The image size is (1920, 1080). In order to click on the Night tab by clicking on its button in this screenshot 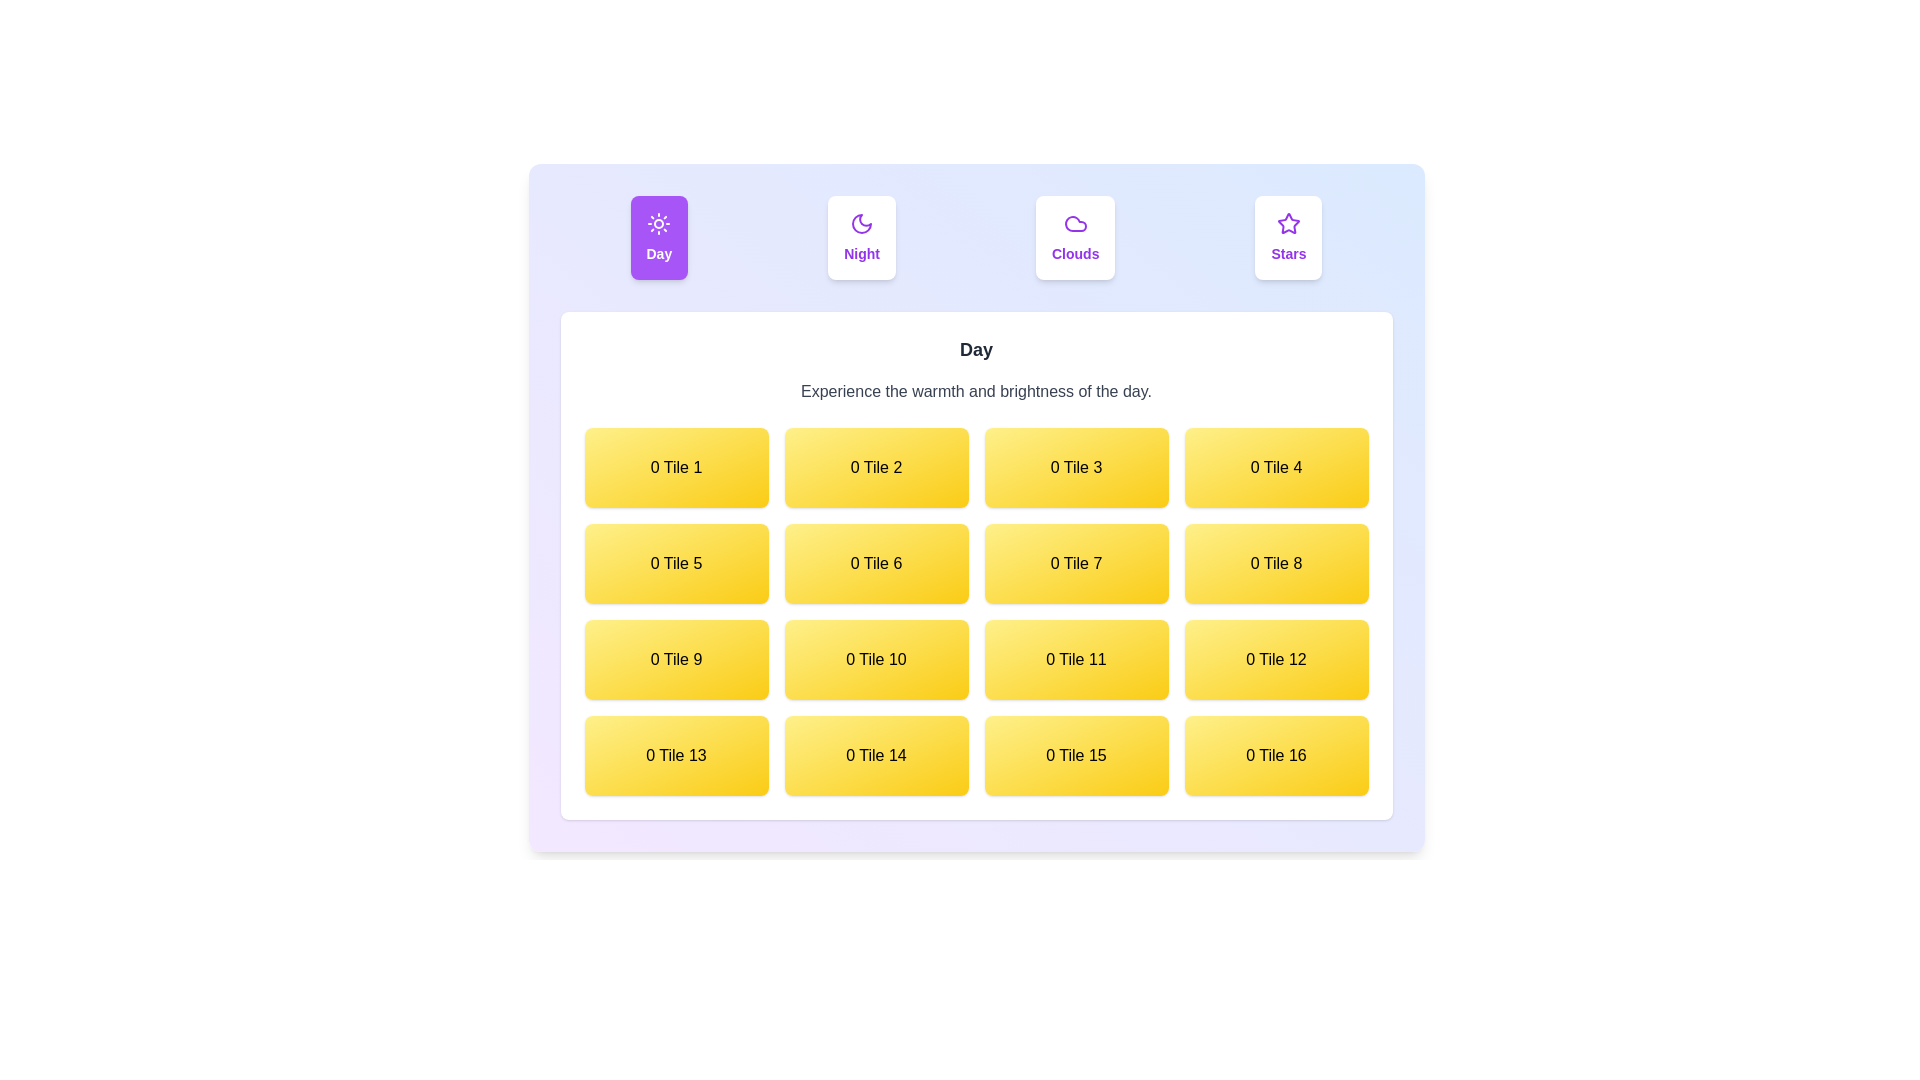, I will do `click(862, 237)`.